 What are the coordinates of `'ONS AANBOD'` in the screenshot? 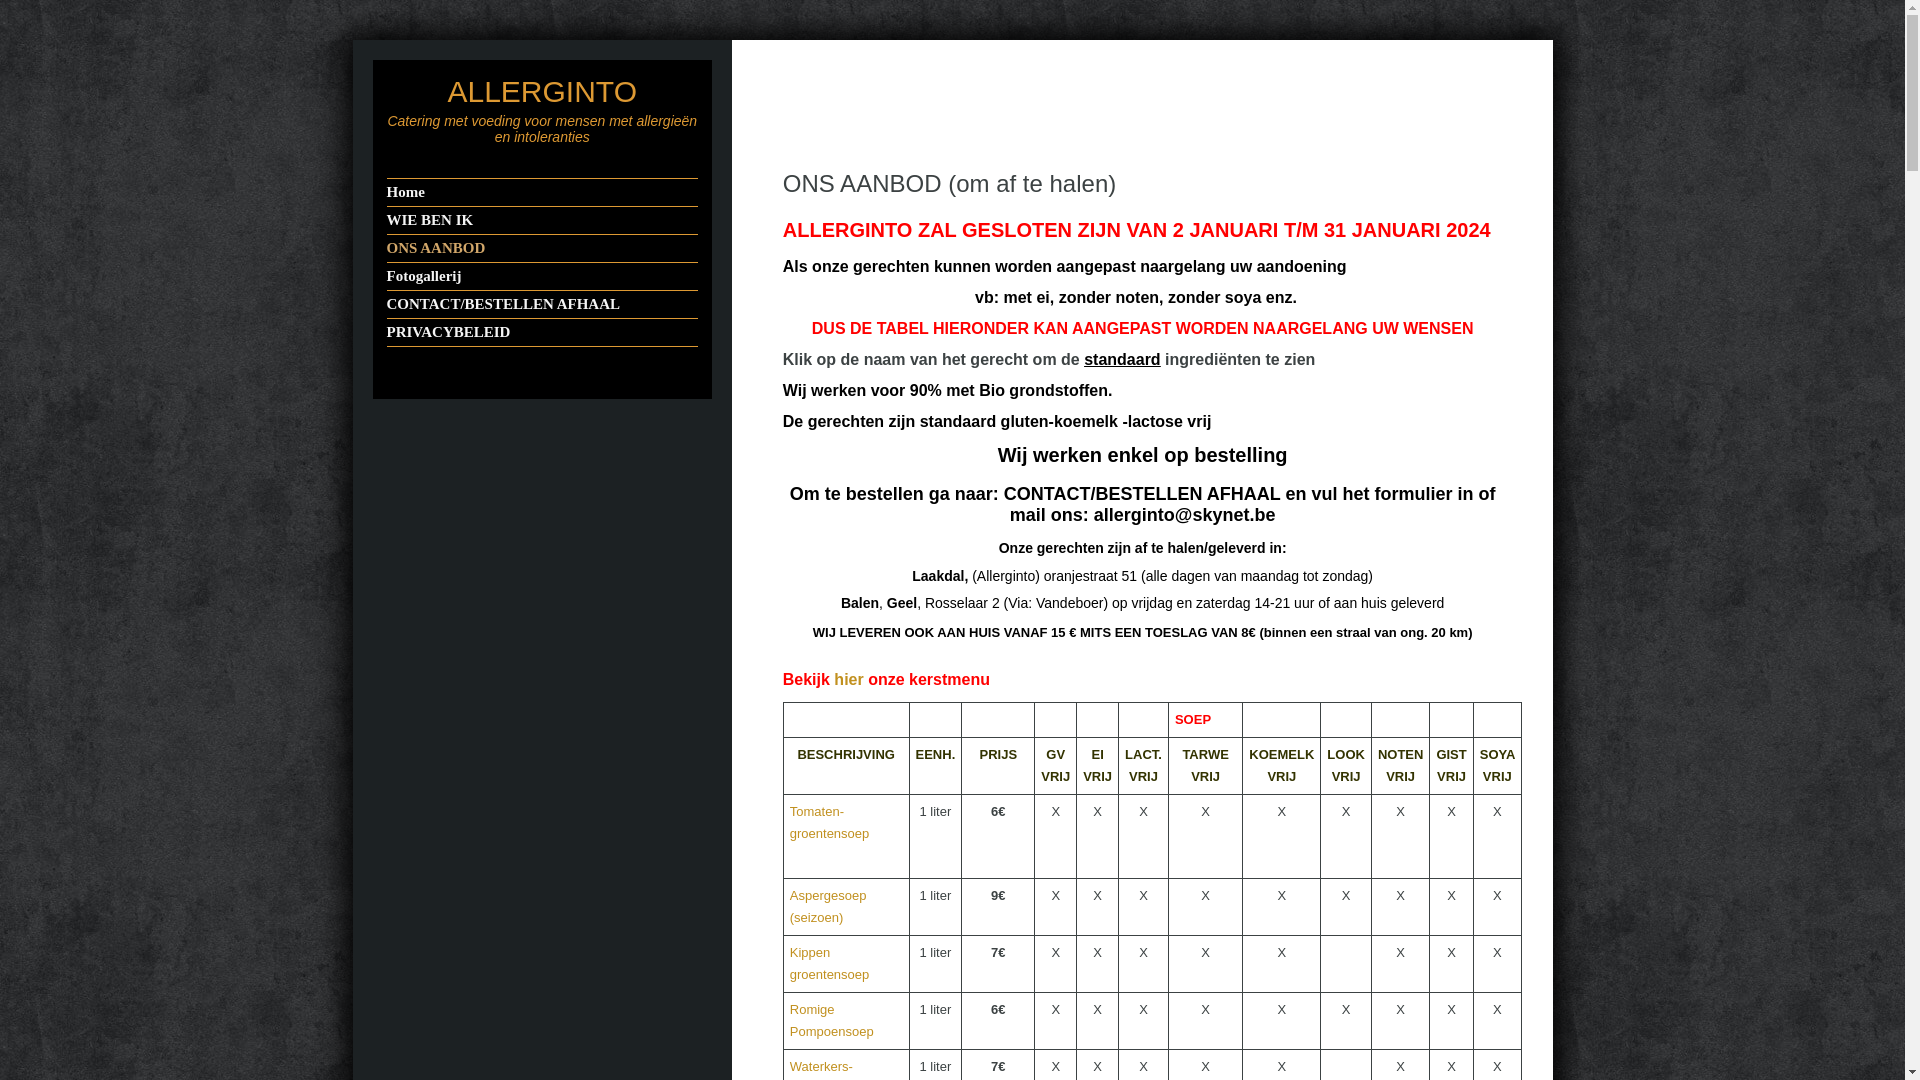 It's located at (541, 247).